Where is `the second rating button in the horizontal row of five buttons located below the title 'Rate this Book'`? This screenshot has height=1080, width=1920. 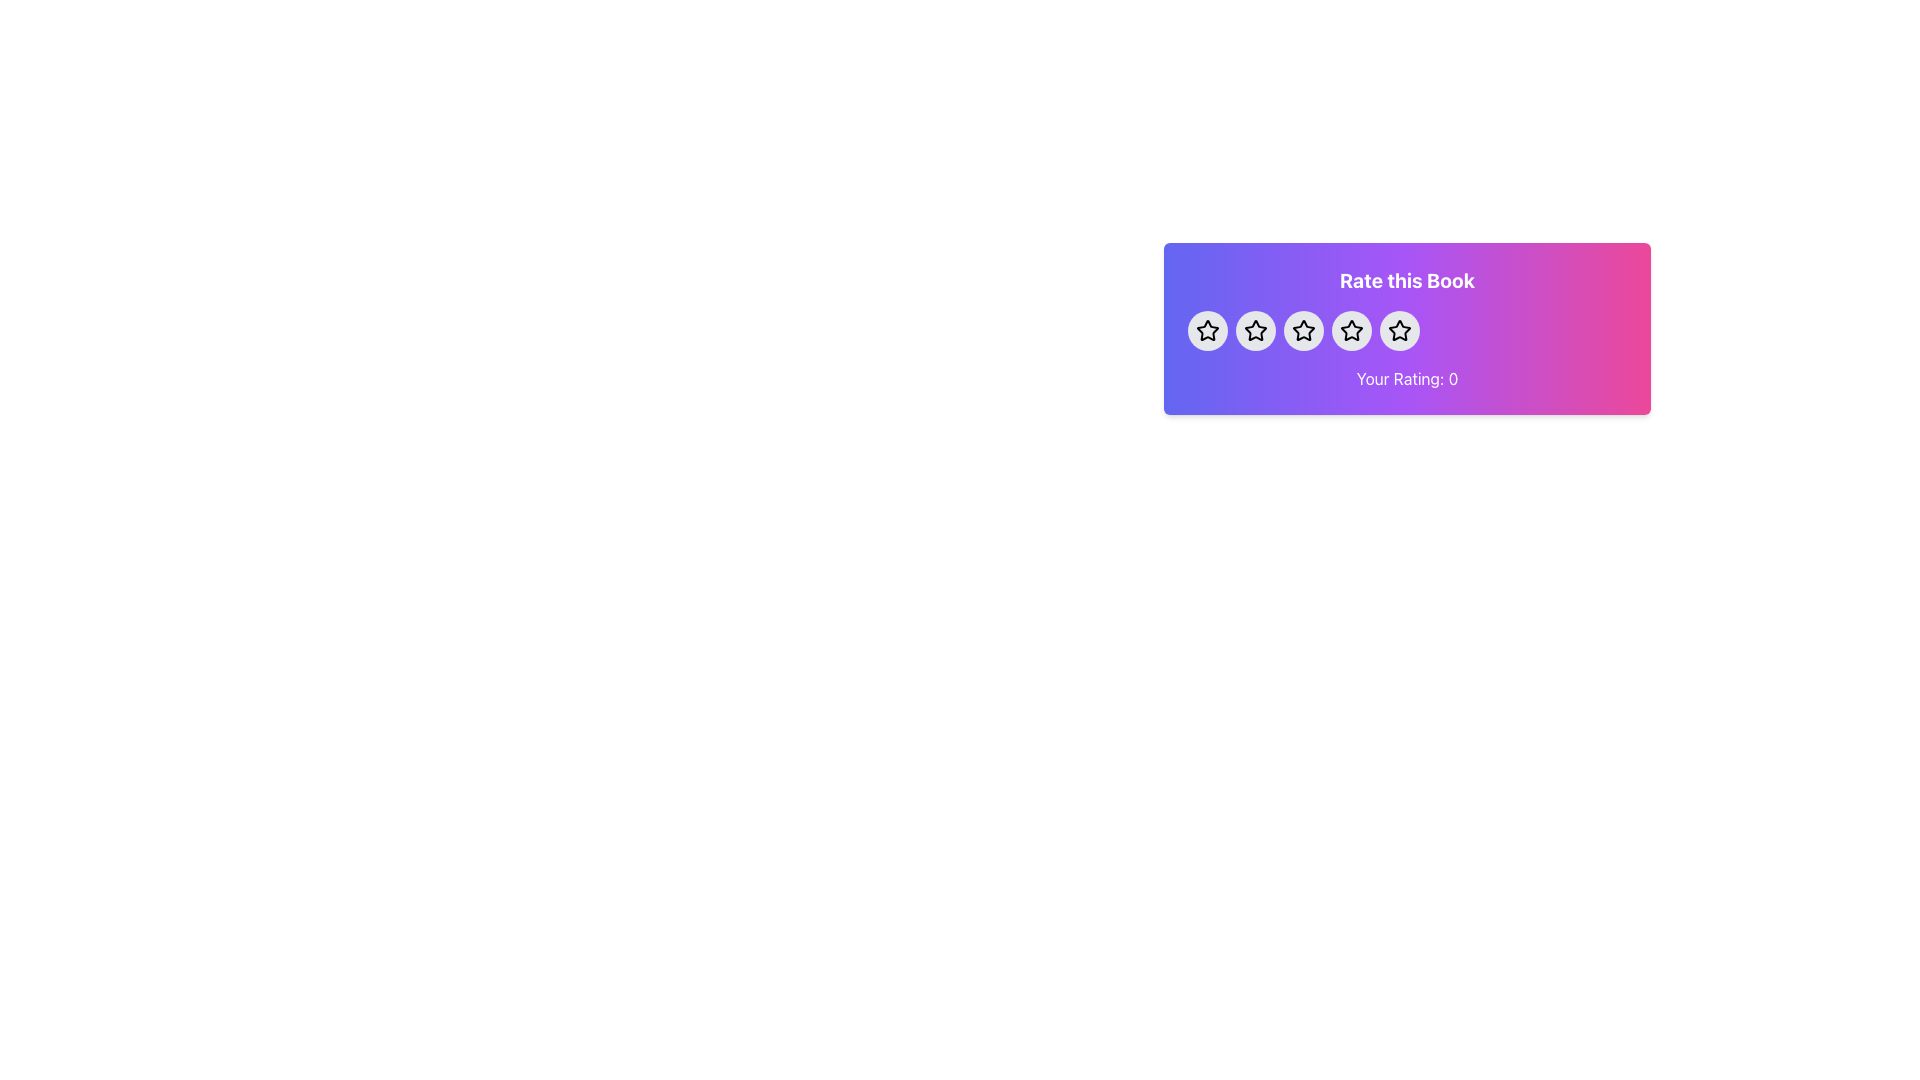 the second rating button in the horizontal row of five buttons located below the title 'Rate this Book' is located at coordinates (1255, 330).